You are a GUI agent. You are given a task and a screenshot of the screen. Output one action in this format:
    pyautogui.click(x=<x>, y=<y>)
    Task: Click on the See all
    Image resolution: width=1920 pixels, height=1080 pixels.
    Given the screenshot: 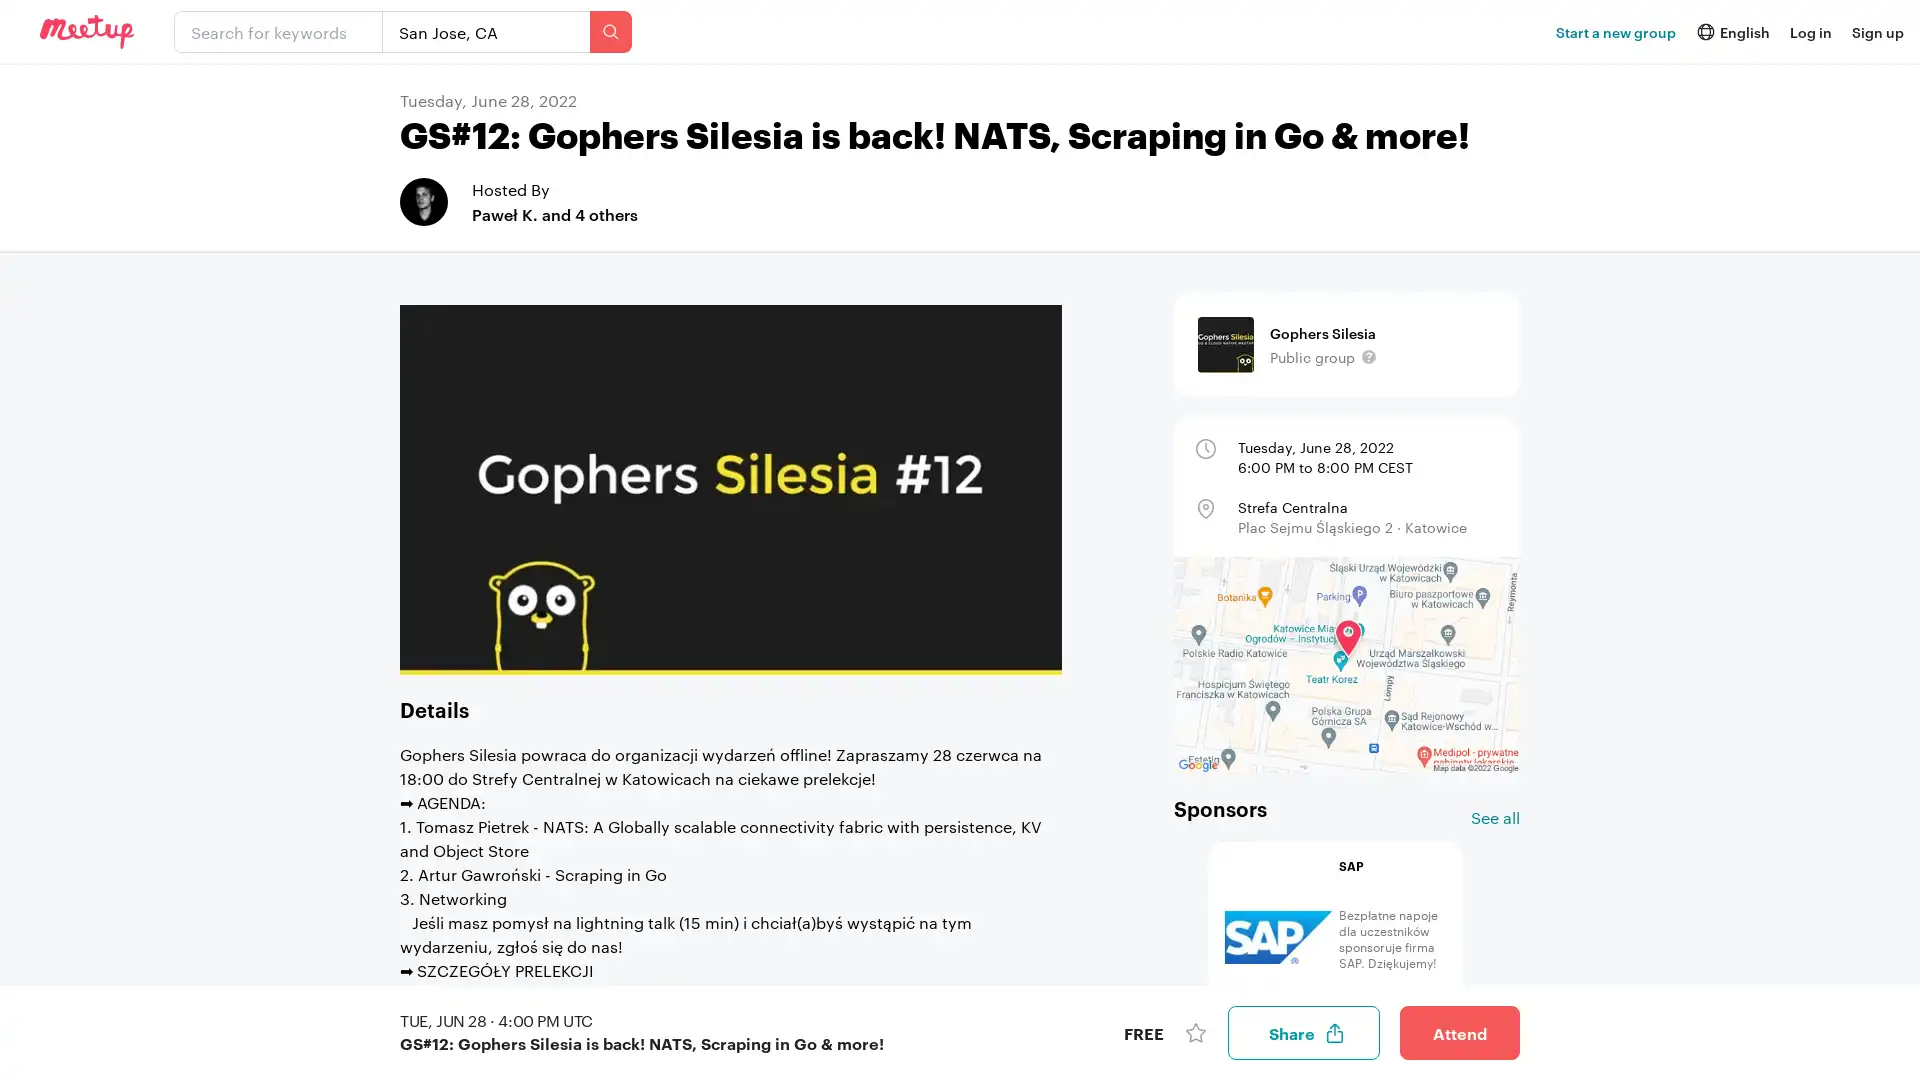 What is the action you would take?
    pyautogui.click(x=1495, y=817)
    